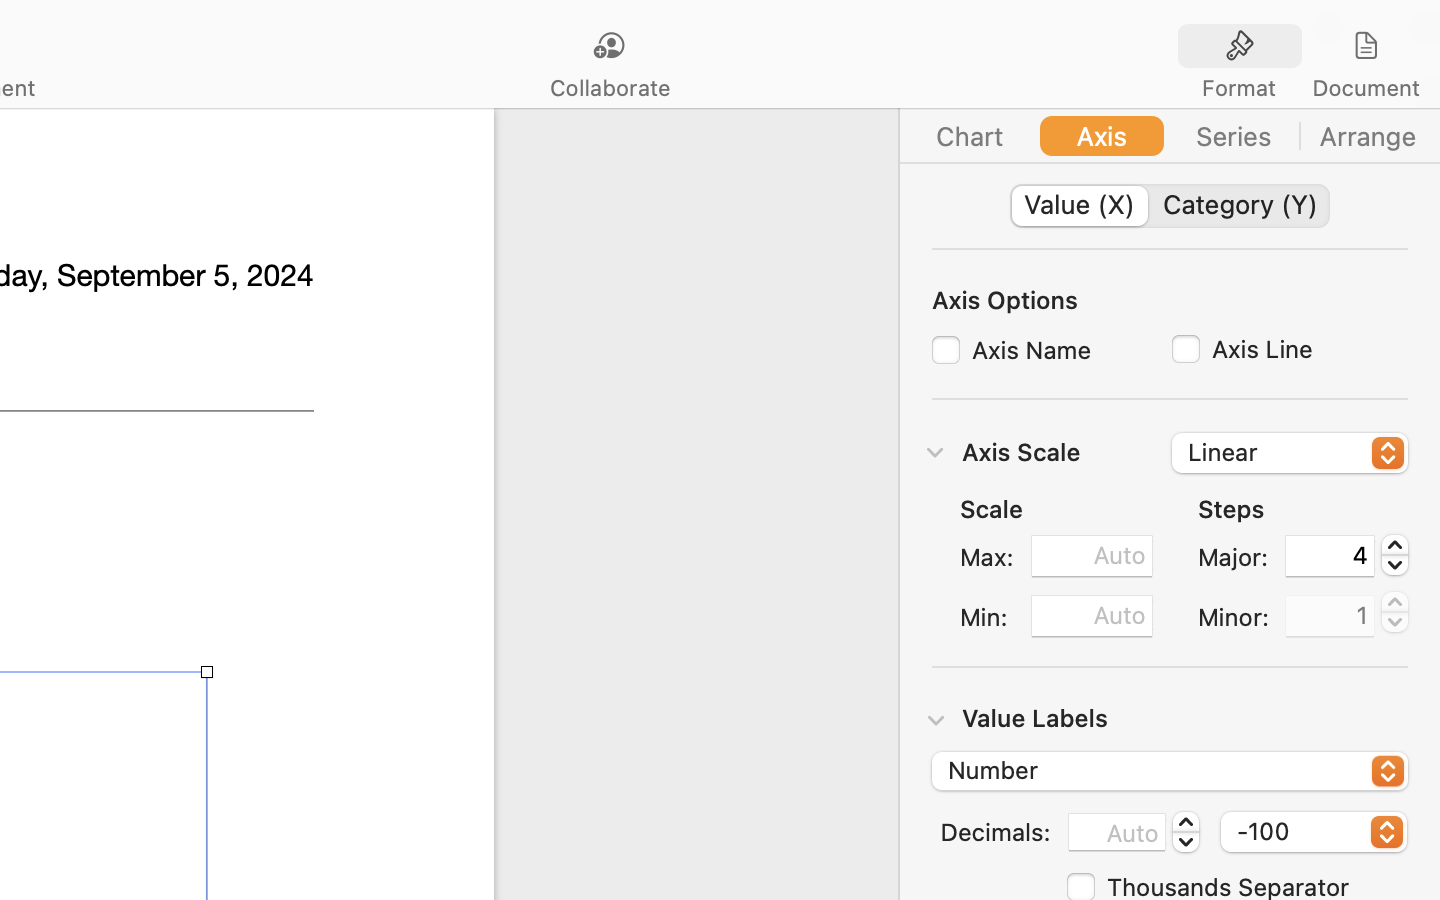 This screenshot has height=900, width=1440. What do you see at coordinates (985, 556) in the screenshot?
I see `'Max:'` at bounding box center [985, 556].